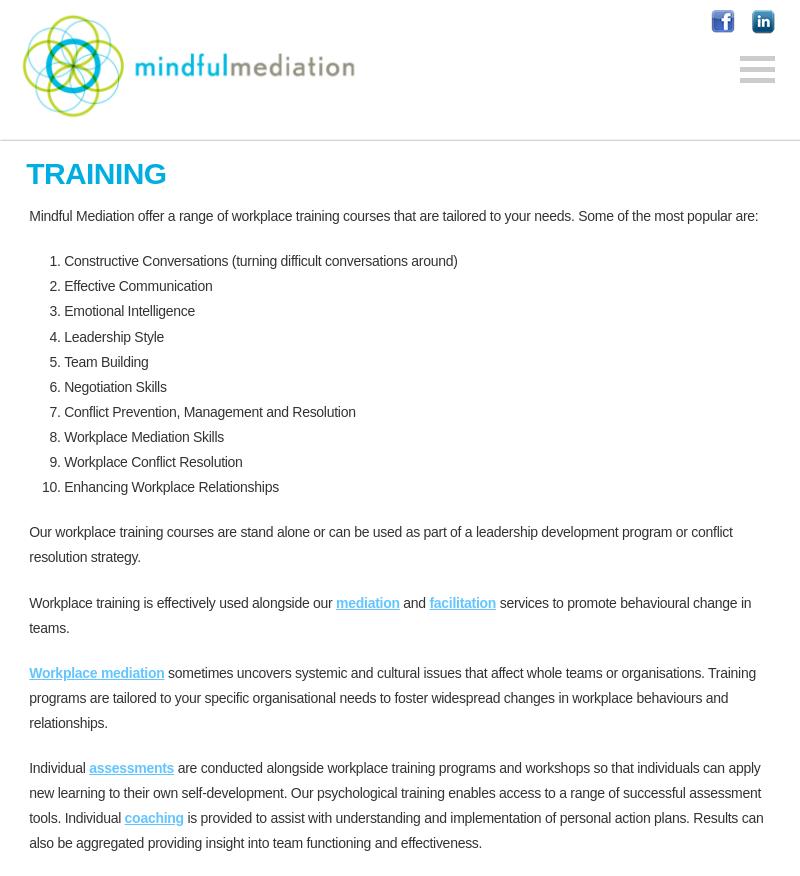 The height and width of the screenshot is (876, 800). I want to click on 'Mindful Mediation offer a range of workplace training courses that are tailored to your needs. Some of the most popular are:', so click(392, 216).